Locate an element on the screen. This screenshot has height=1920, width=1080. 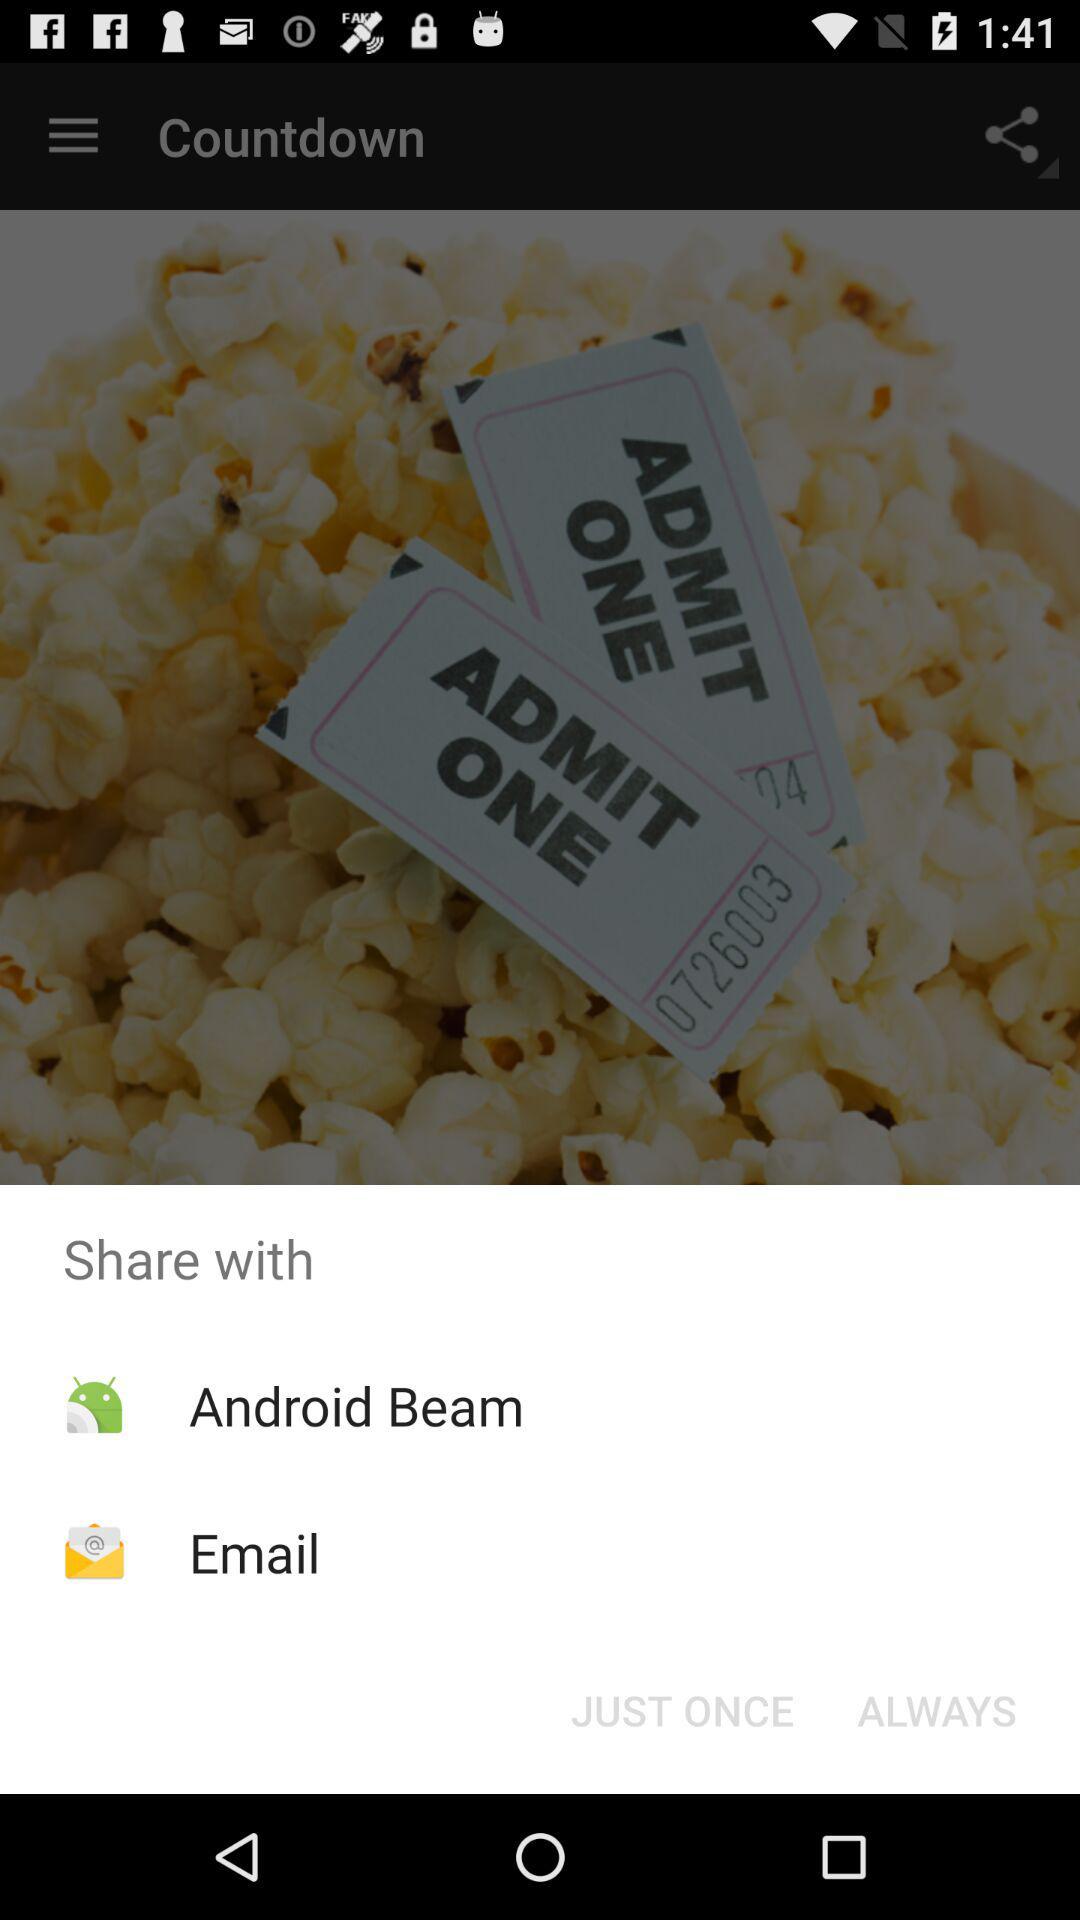
the email app is located at coordinates (253, 1551).